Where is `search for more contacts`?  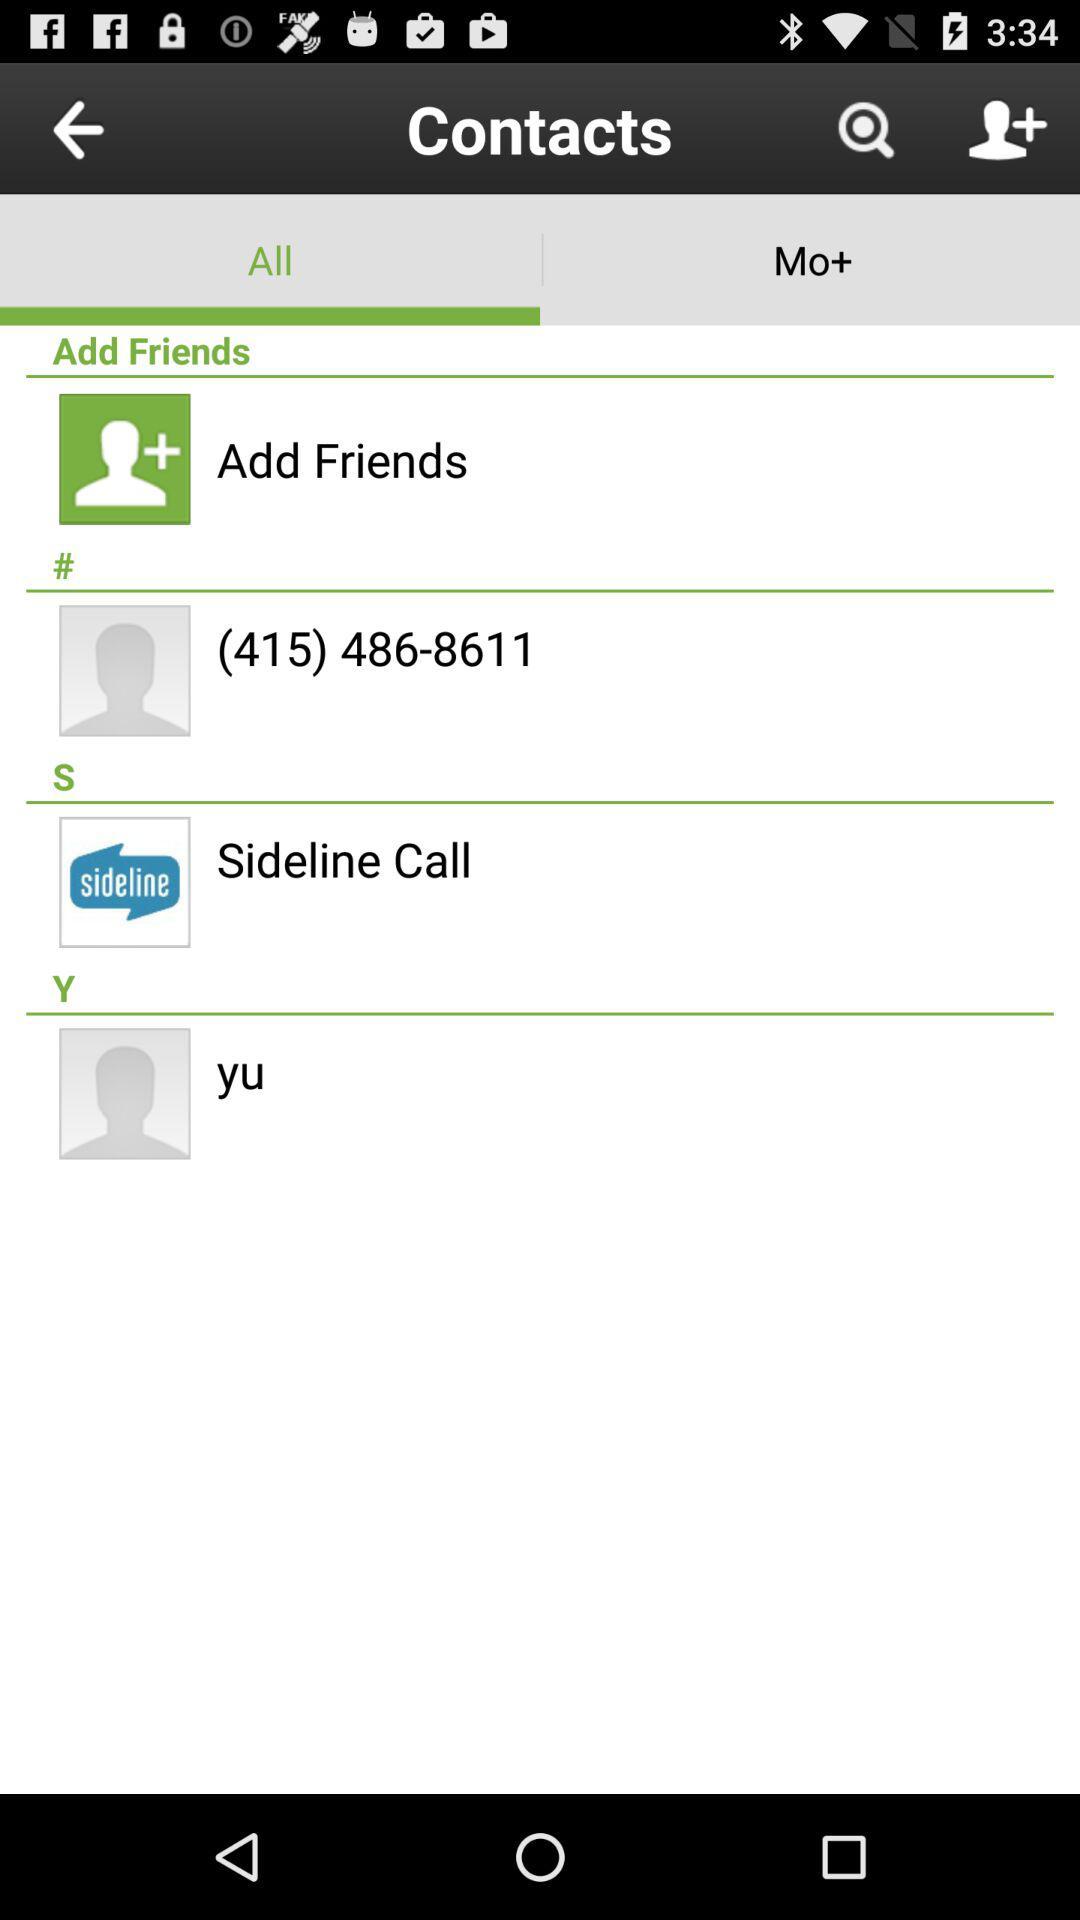
search for more contacts is located at coordinates (864, 127).